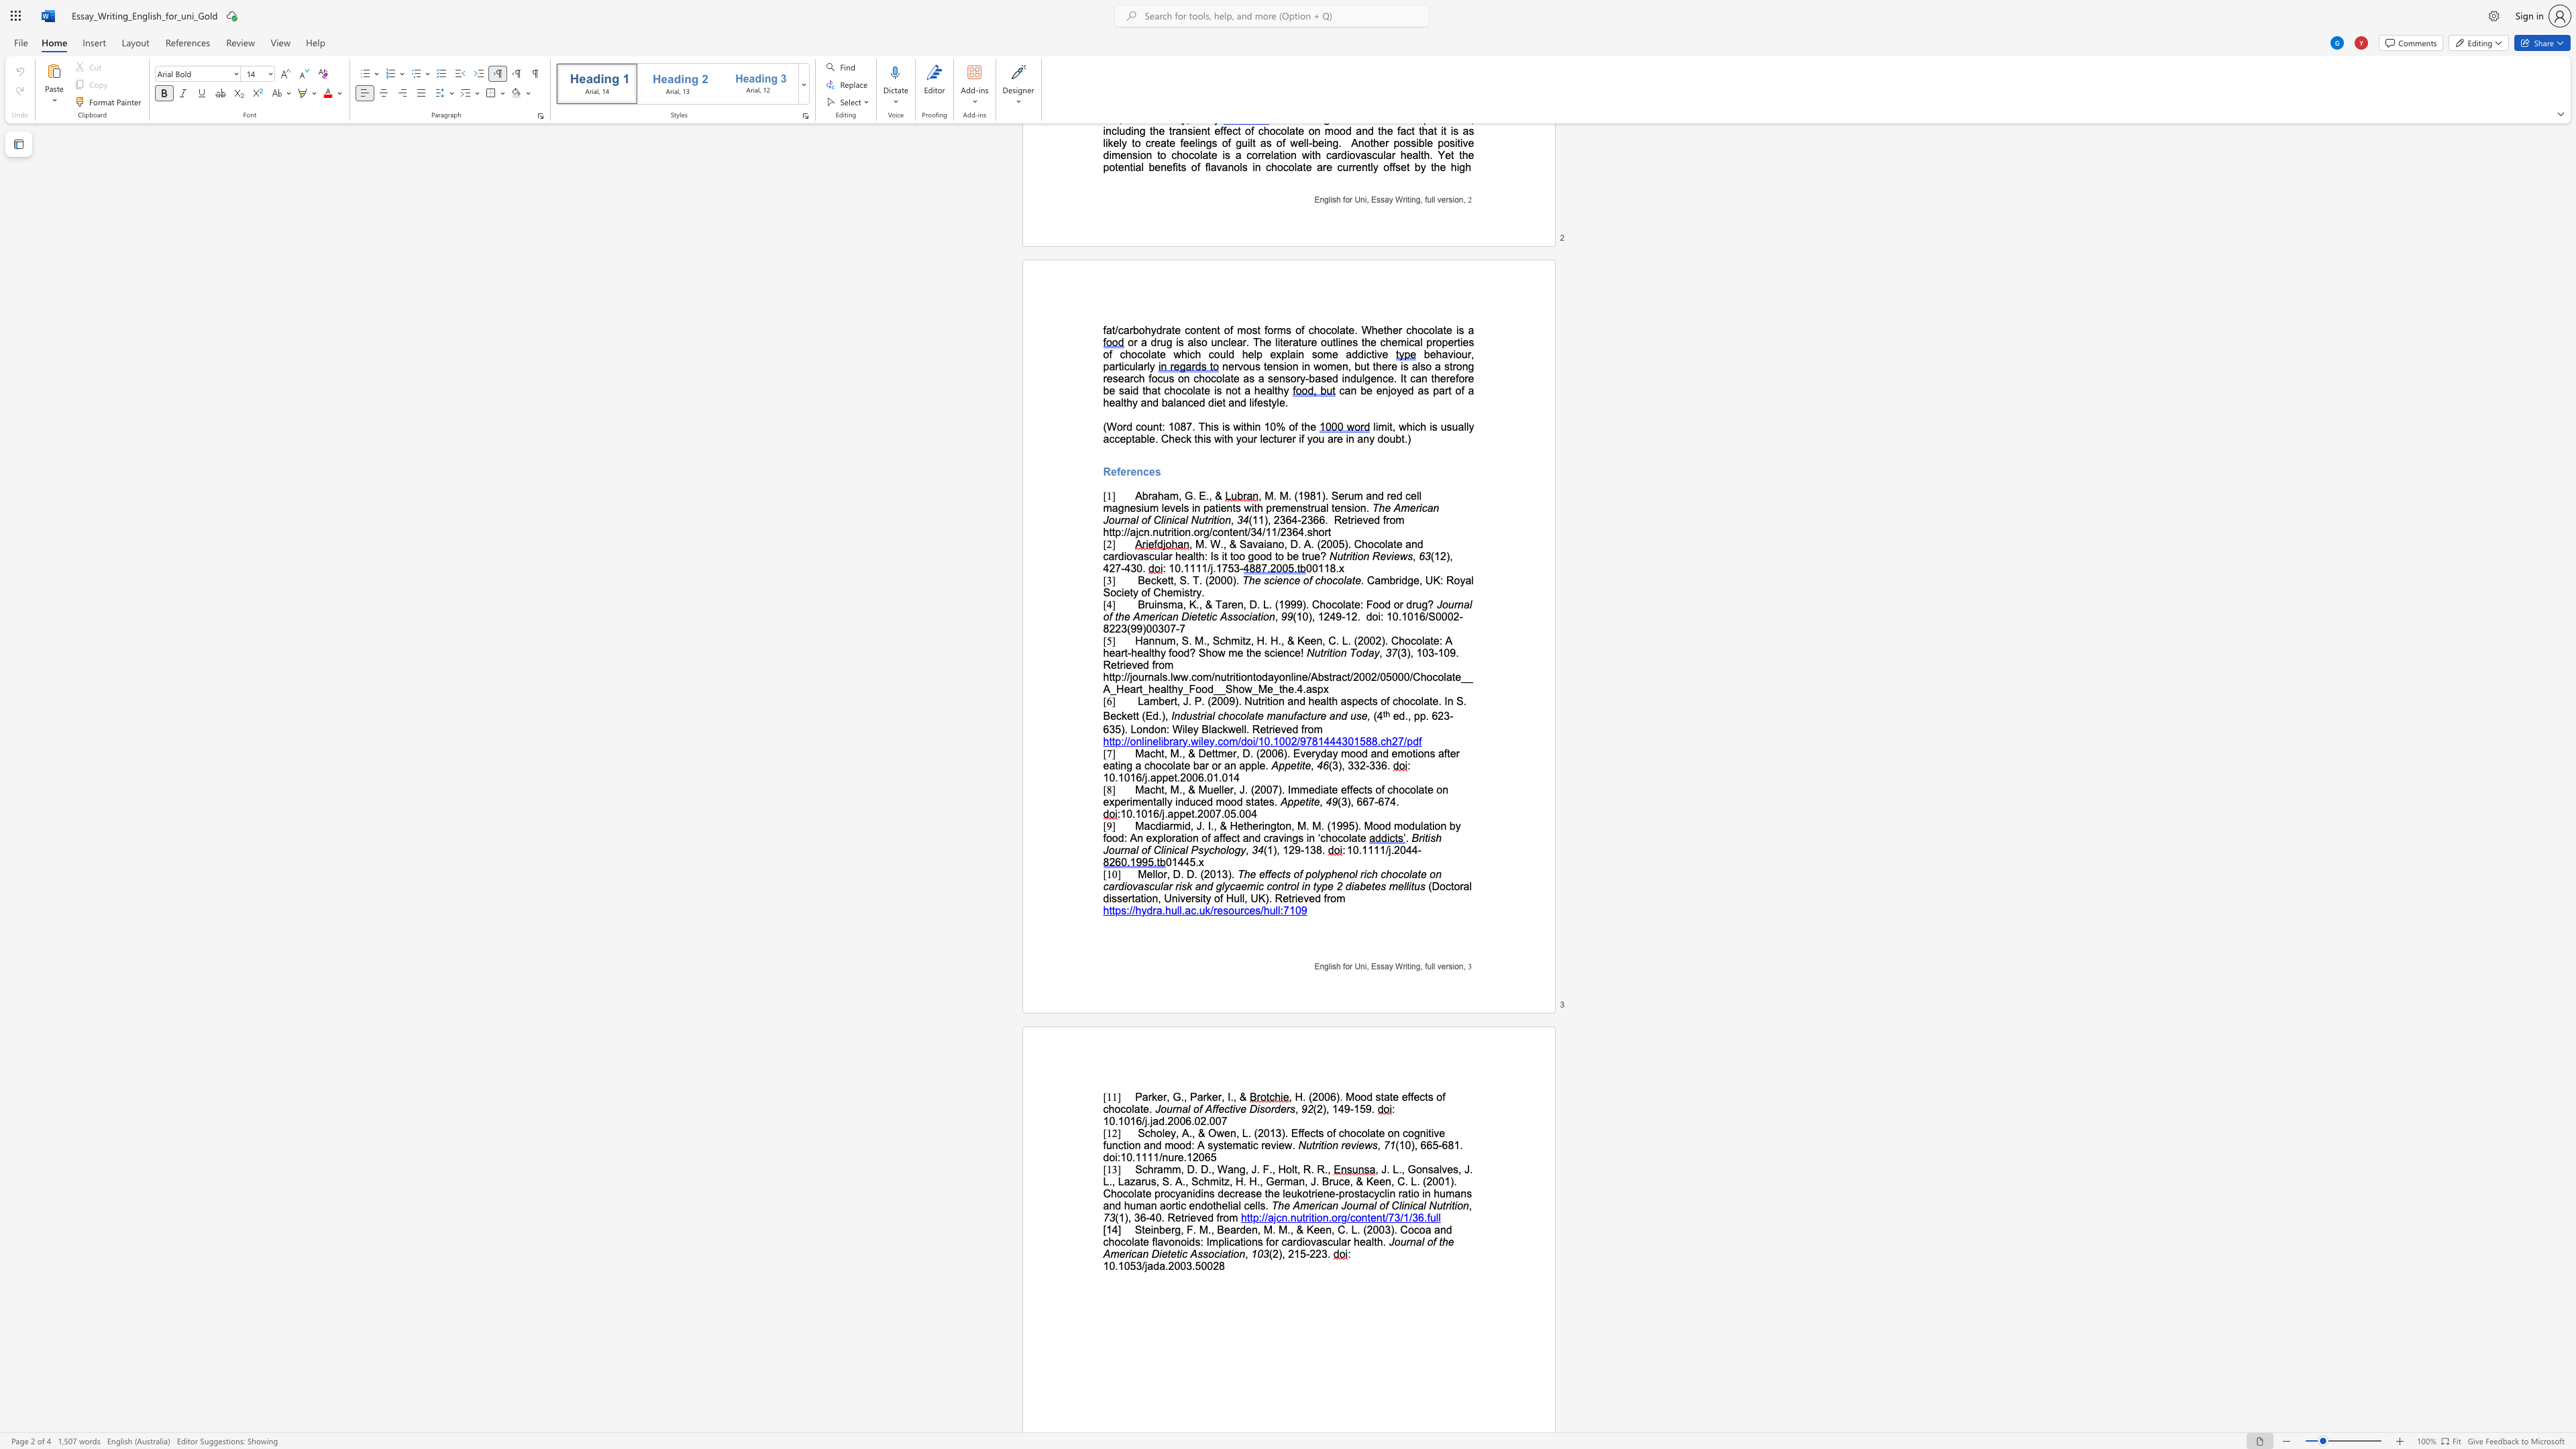  What do you see at coordinates (1369, 1218) in the screenshot?
I see `the subset text "ent/73/1/36.fu" within the text "http://ajcn.nutrition.org/content/73/1/36.full"` at bounding box center [1369, 1218].